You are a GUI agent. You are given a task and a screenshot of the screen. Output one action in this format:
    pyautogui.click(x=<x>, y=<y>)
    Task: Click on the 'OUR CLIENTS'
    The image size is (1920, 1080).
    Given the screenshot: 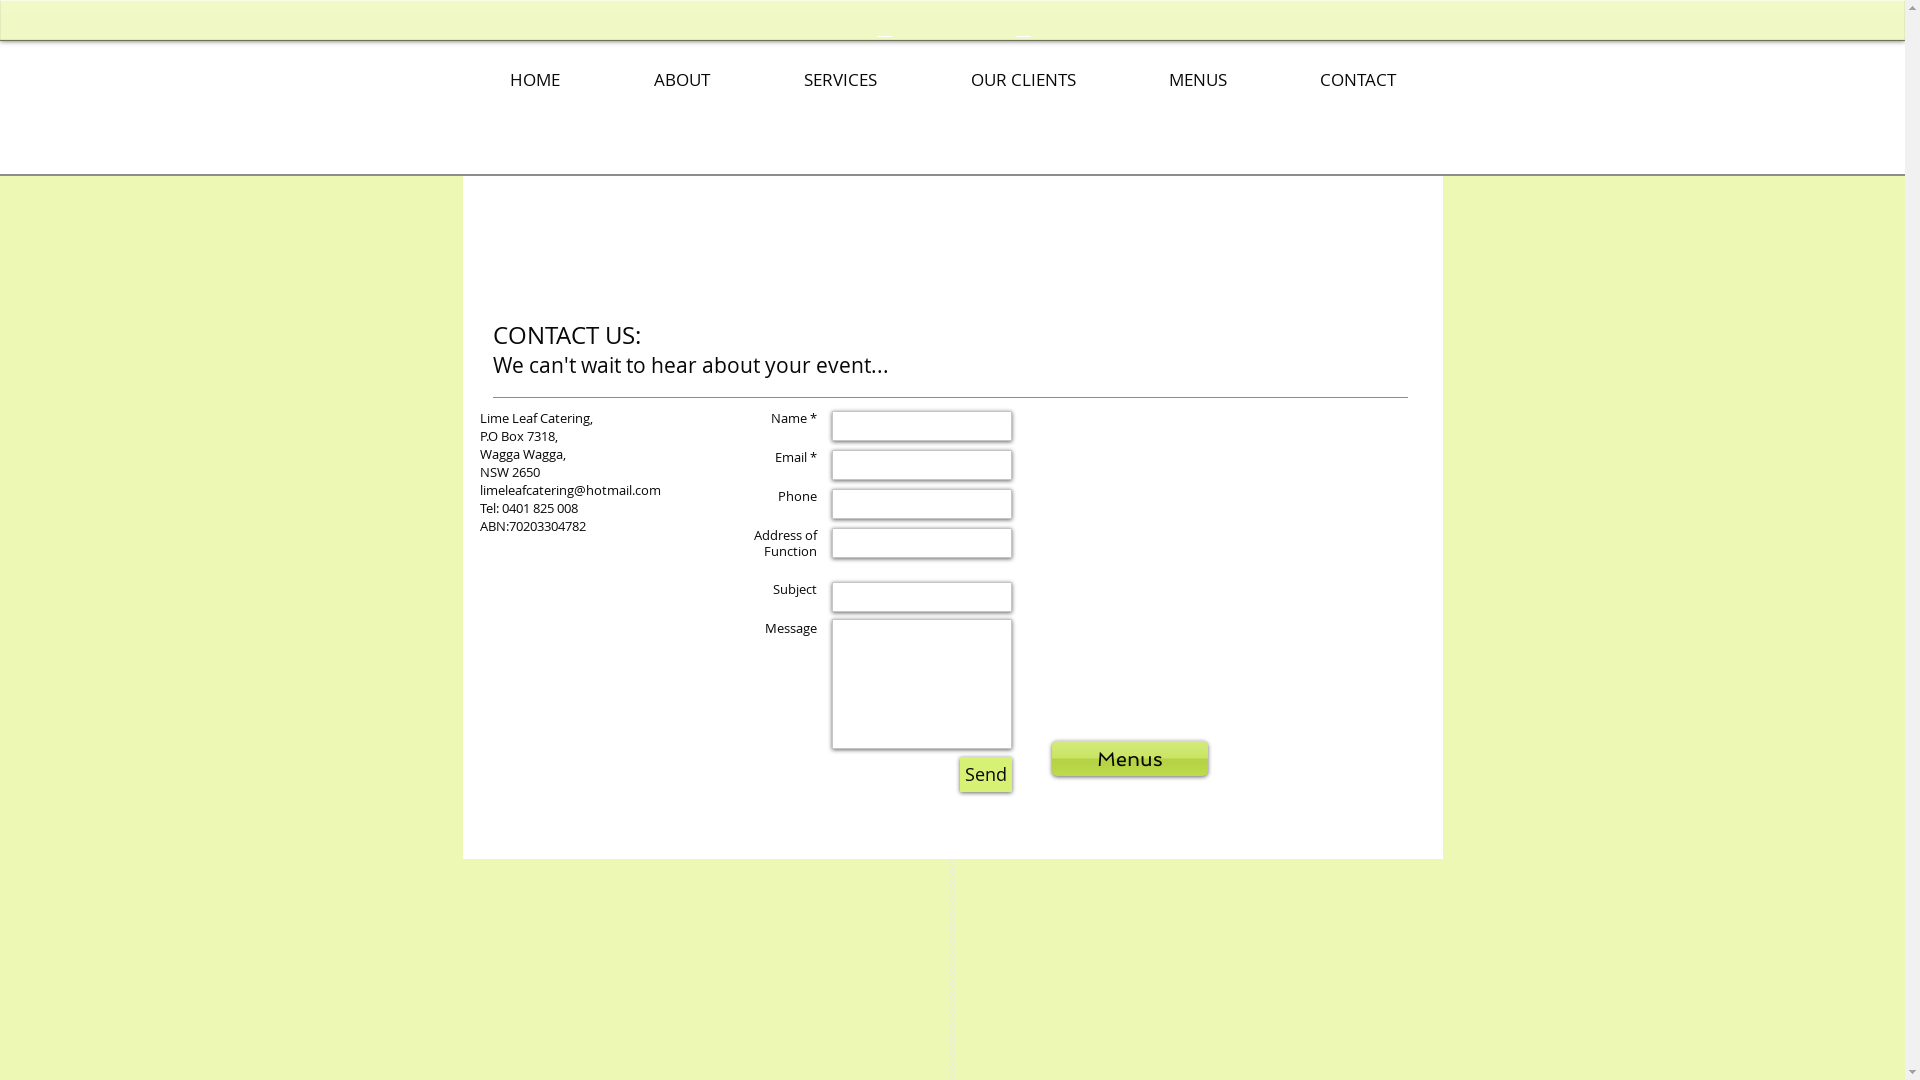 What is the action you would take?
    pyautogui.click(x=1023, y=79)
    